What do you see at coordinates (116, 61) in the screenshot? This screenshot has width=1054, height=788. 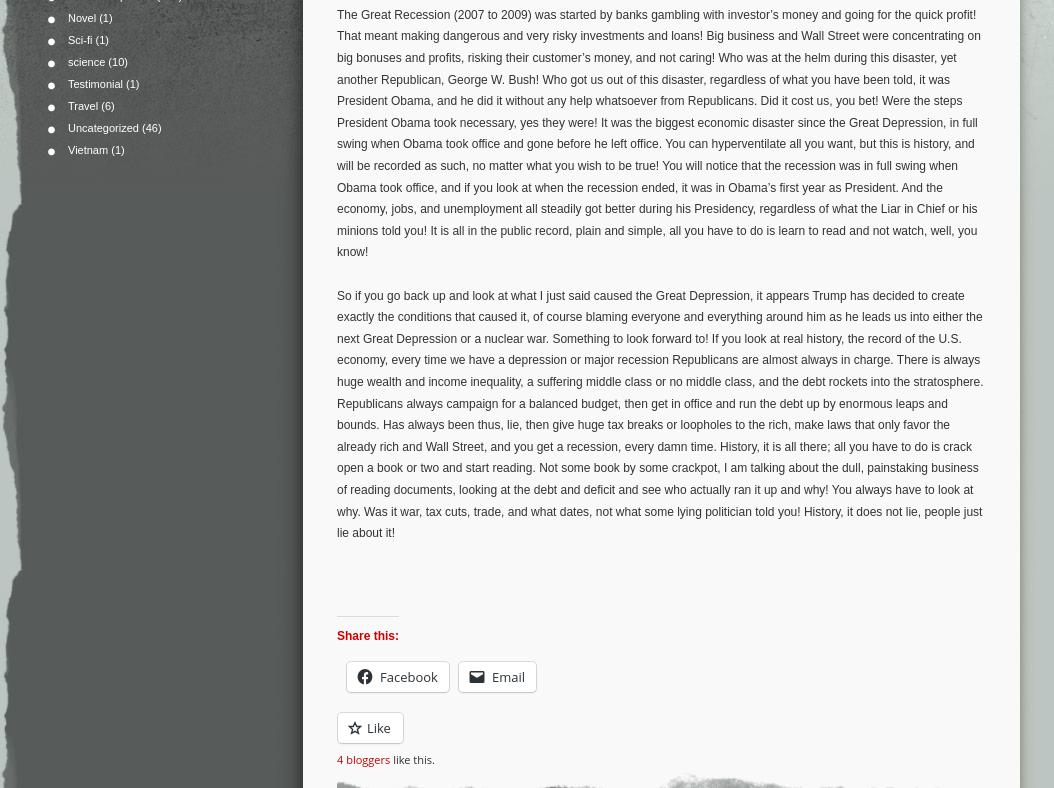 I see `'(10)'` at bounding box center [116, 61].